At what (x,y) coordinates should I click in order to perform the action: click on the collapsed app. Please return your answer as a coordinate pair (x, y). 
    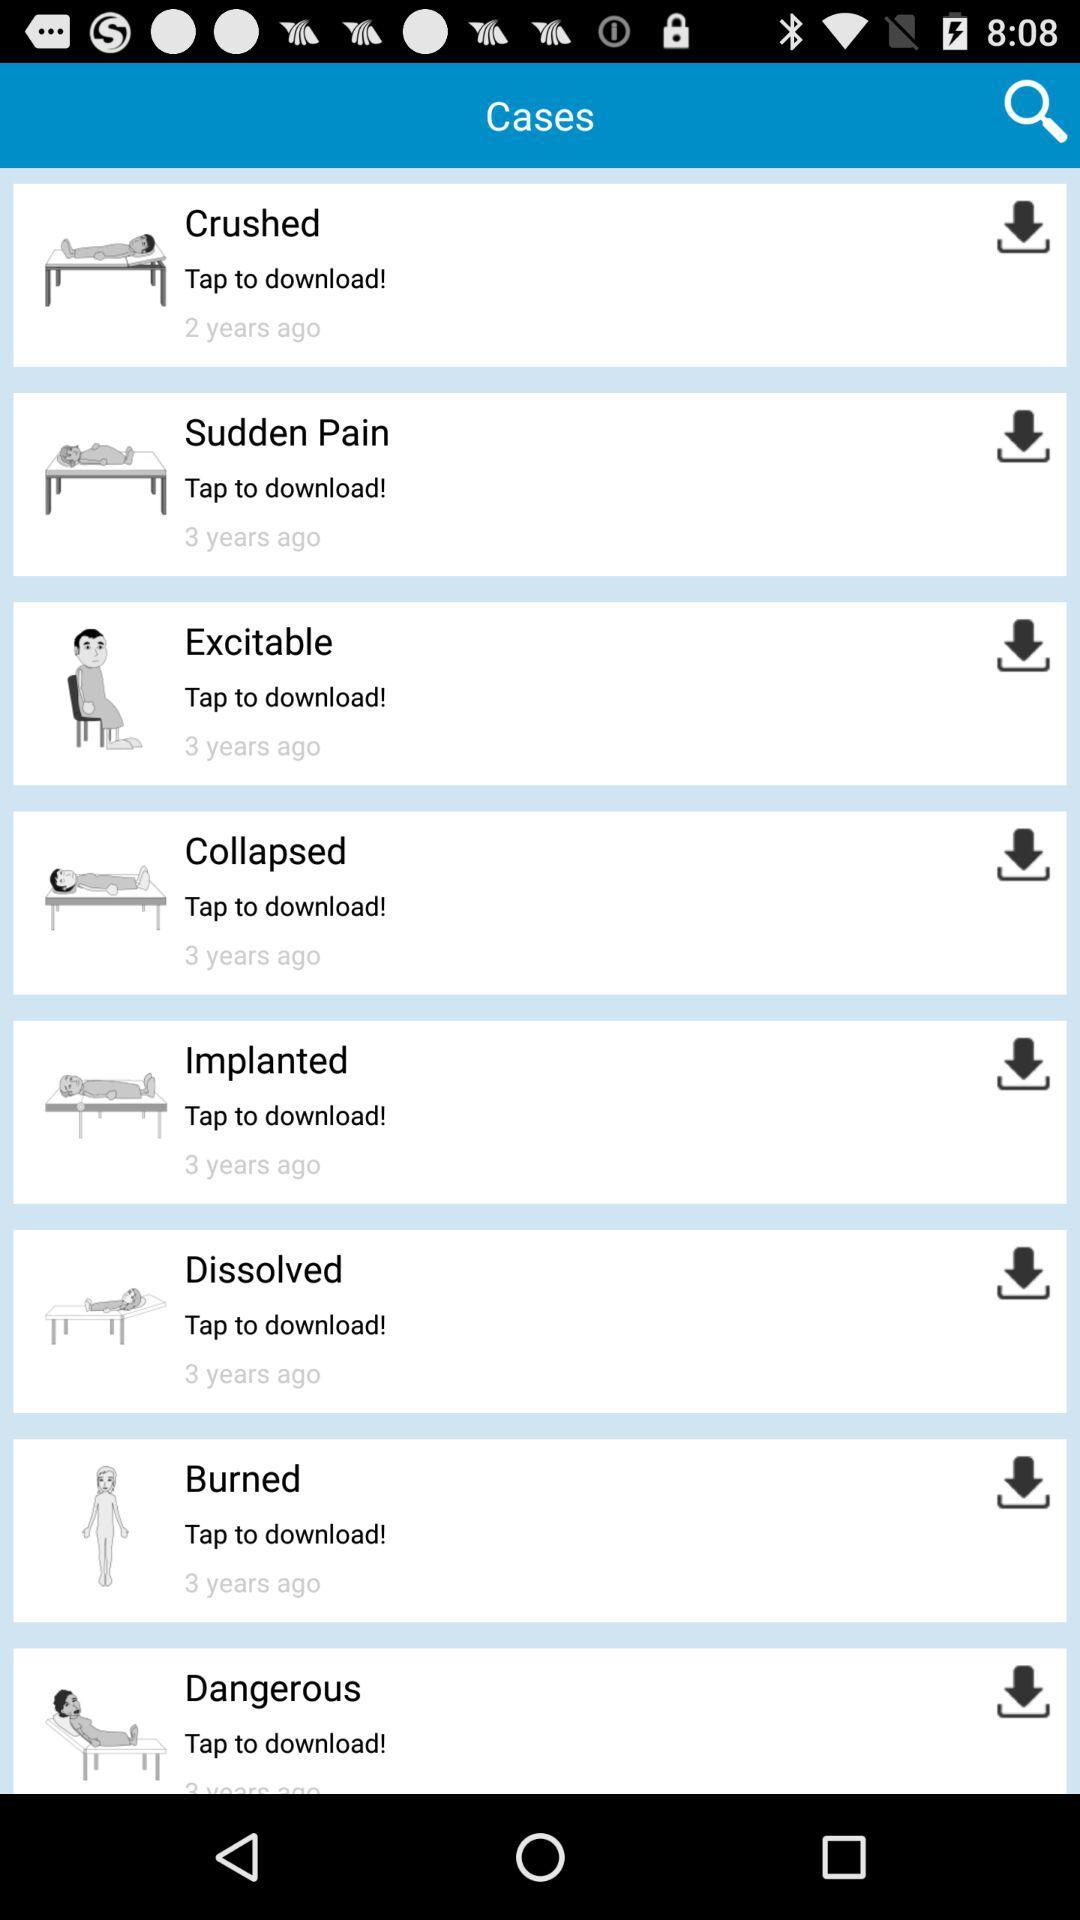
    Looking at the image, I should click on (264, 849).